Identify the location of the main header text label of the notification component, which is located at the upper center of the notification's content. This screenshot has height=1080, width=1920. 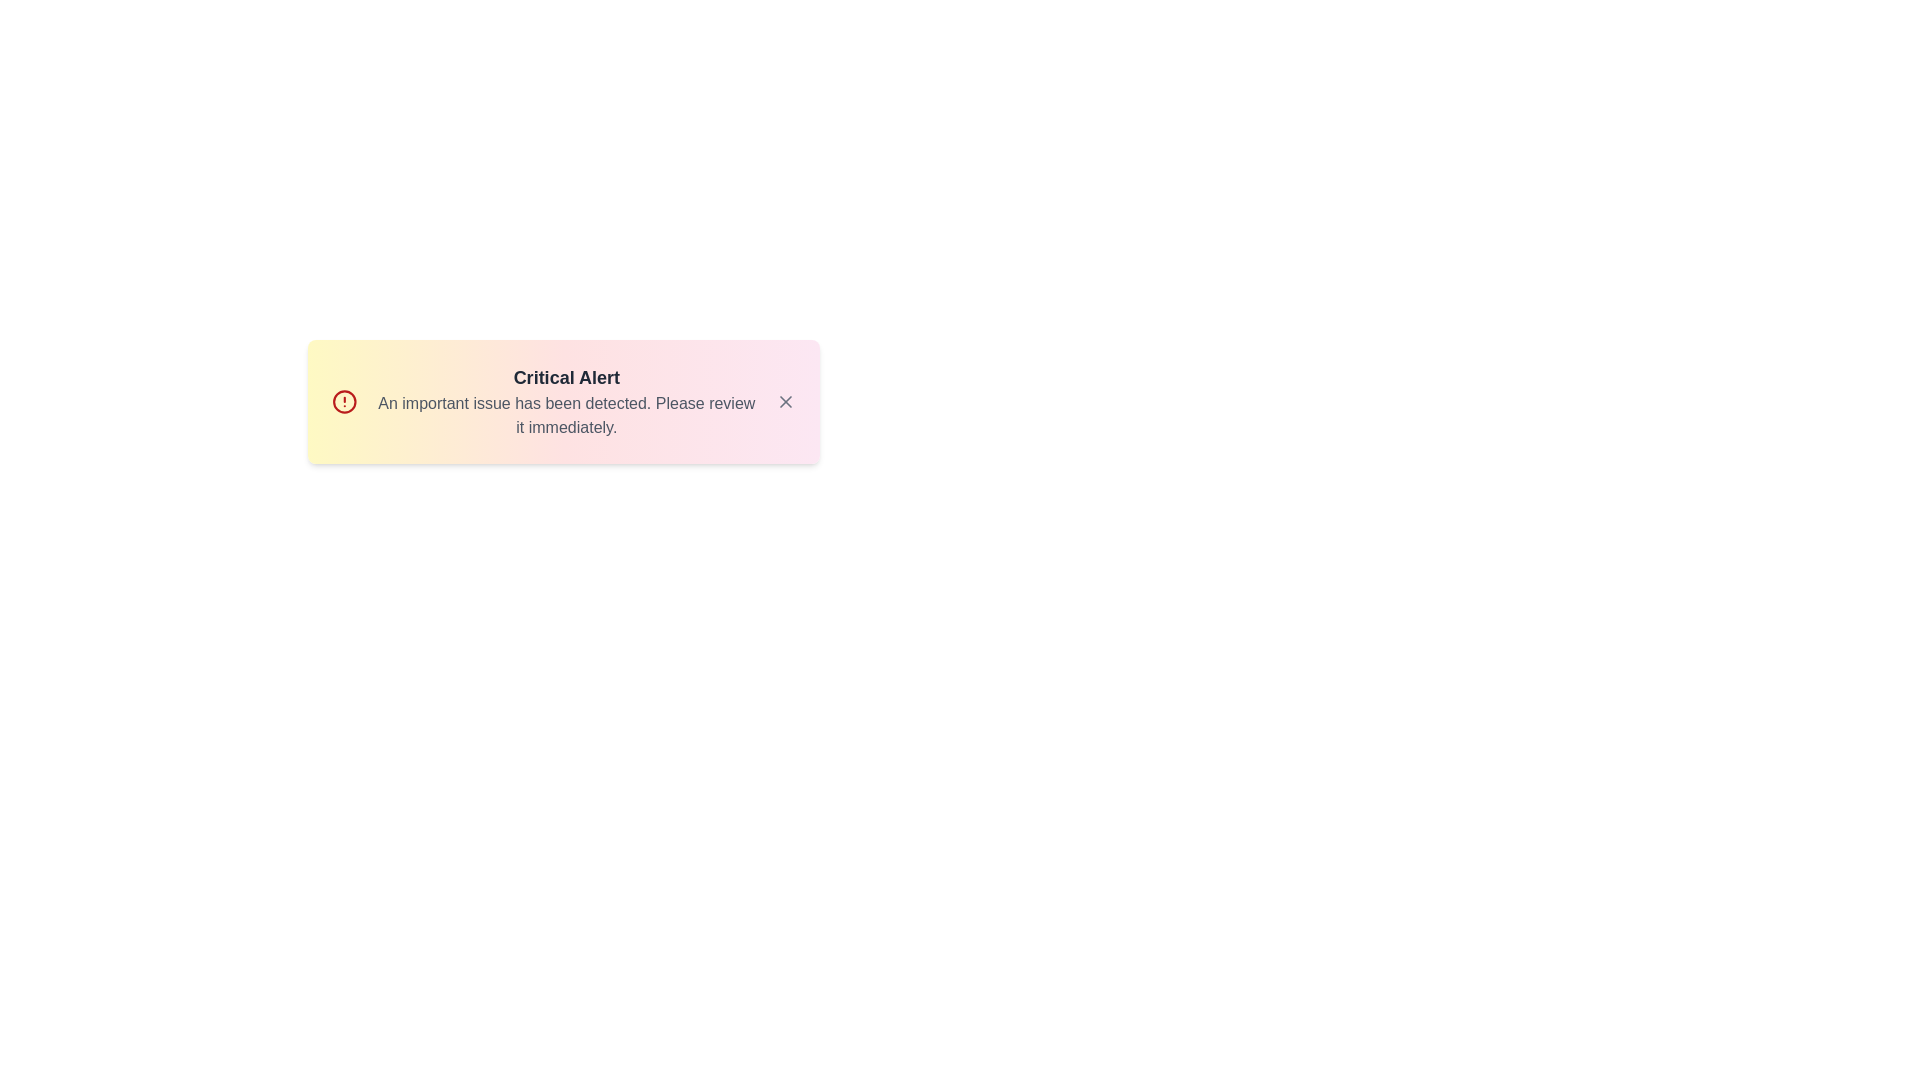
(565, 378).